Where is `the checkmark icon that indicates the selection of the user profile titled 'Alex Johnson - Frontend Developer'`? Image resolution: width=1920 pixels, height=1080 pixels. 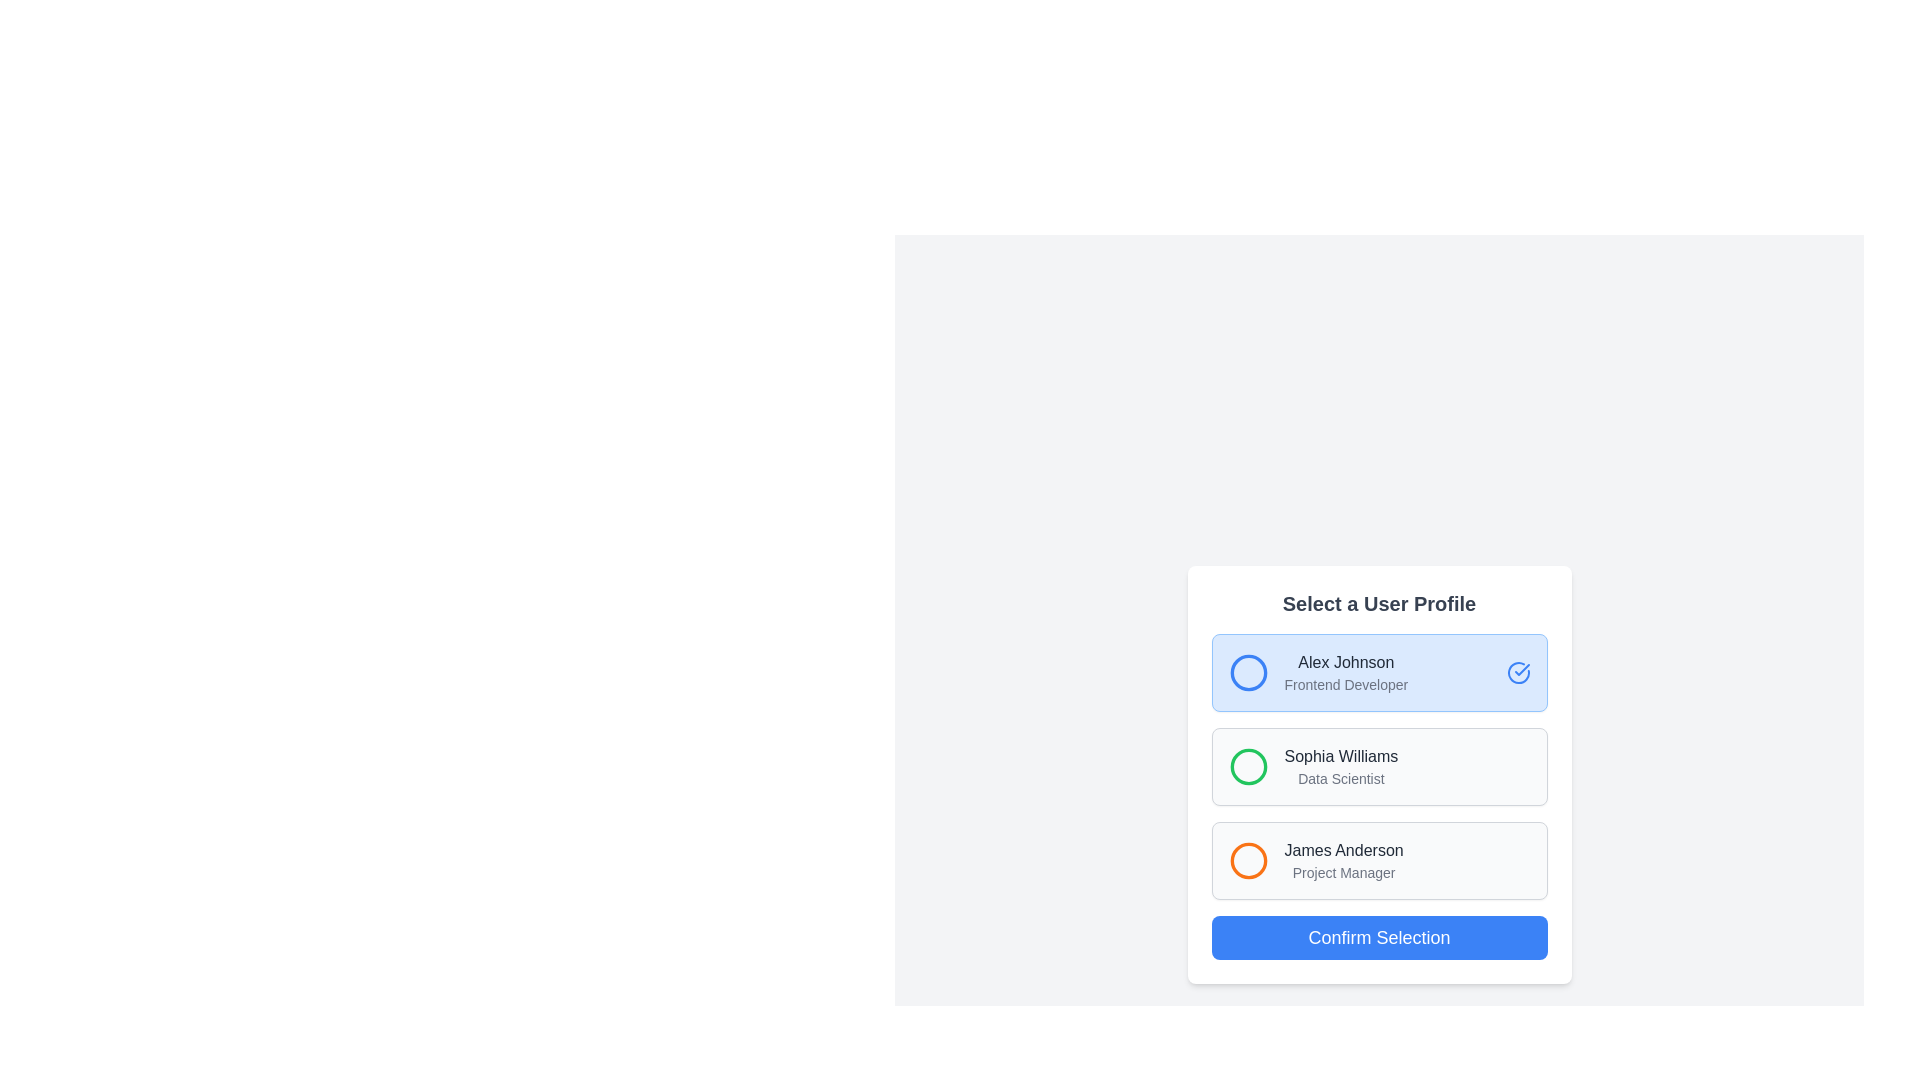 the checkmark icon that indicates the selection of the user profile titled 'Alex Johnson - Frontend Developer' is located at coordinates (1520, 670).